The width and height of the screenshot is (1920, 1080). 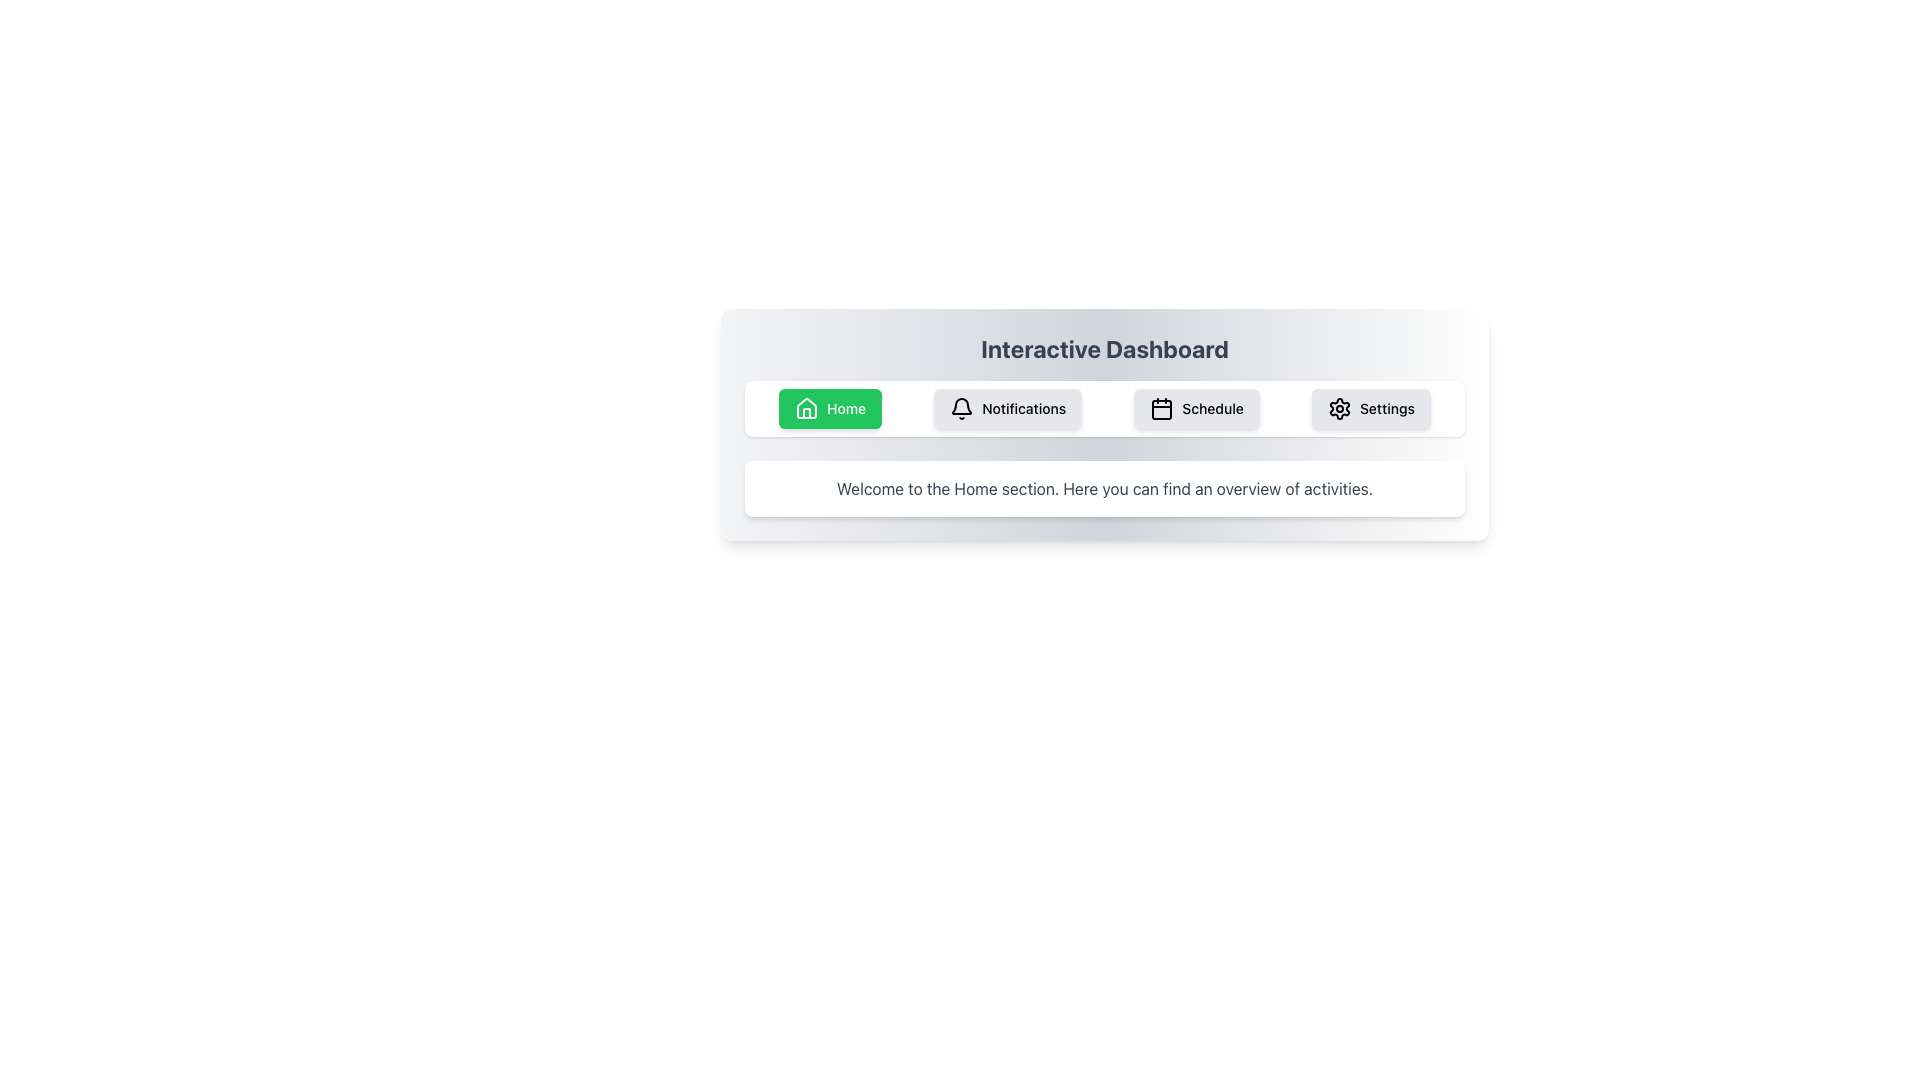 What do you see at coordinates (1103, 489) in the screenshot?
I see `the text block displaying the message 'Welcome to the Home section. Here you can find an overview of activities.' which is styled in medium-dark gray and center-justified within a white background` at bounding box center [1103, 489].